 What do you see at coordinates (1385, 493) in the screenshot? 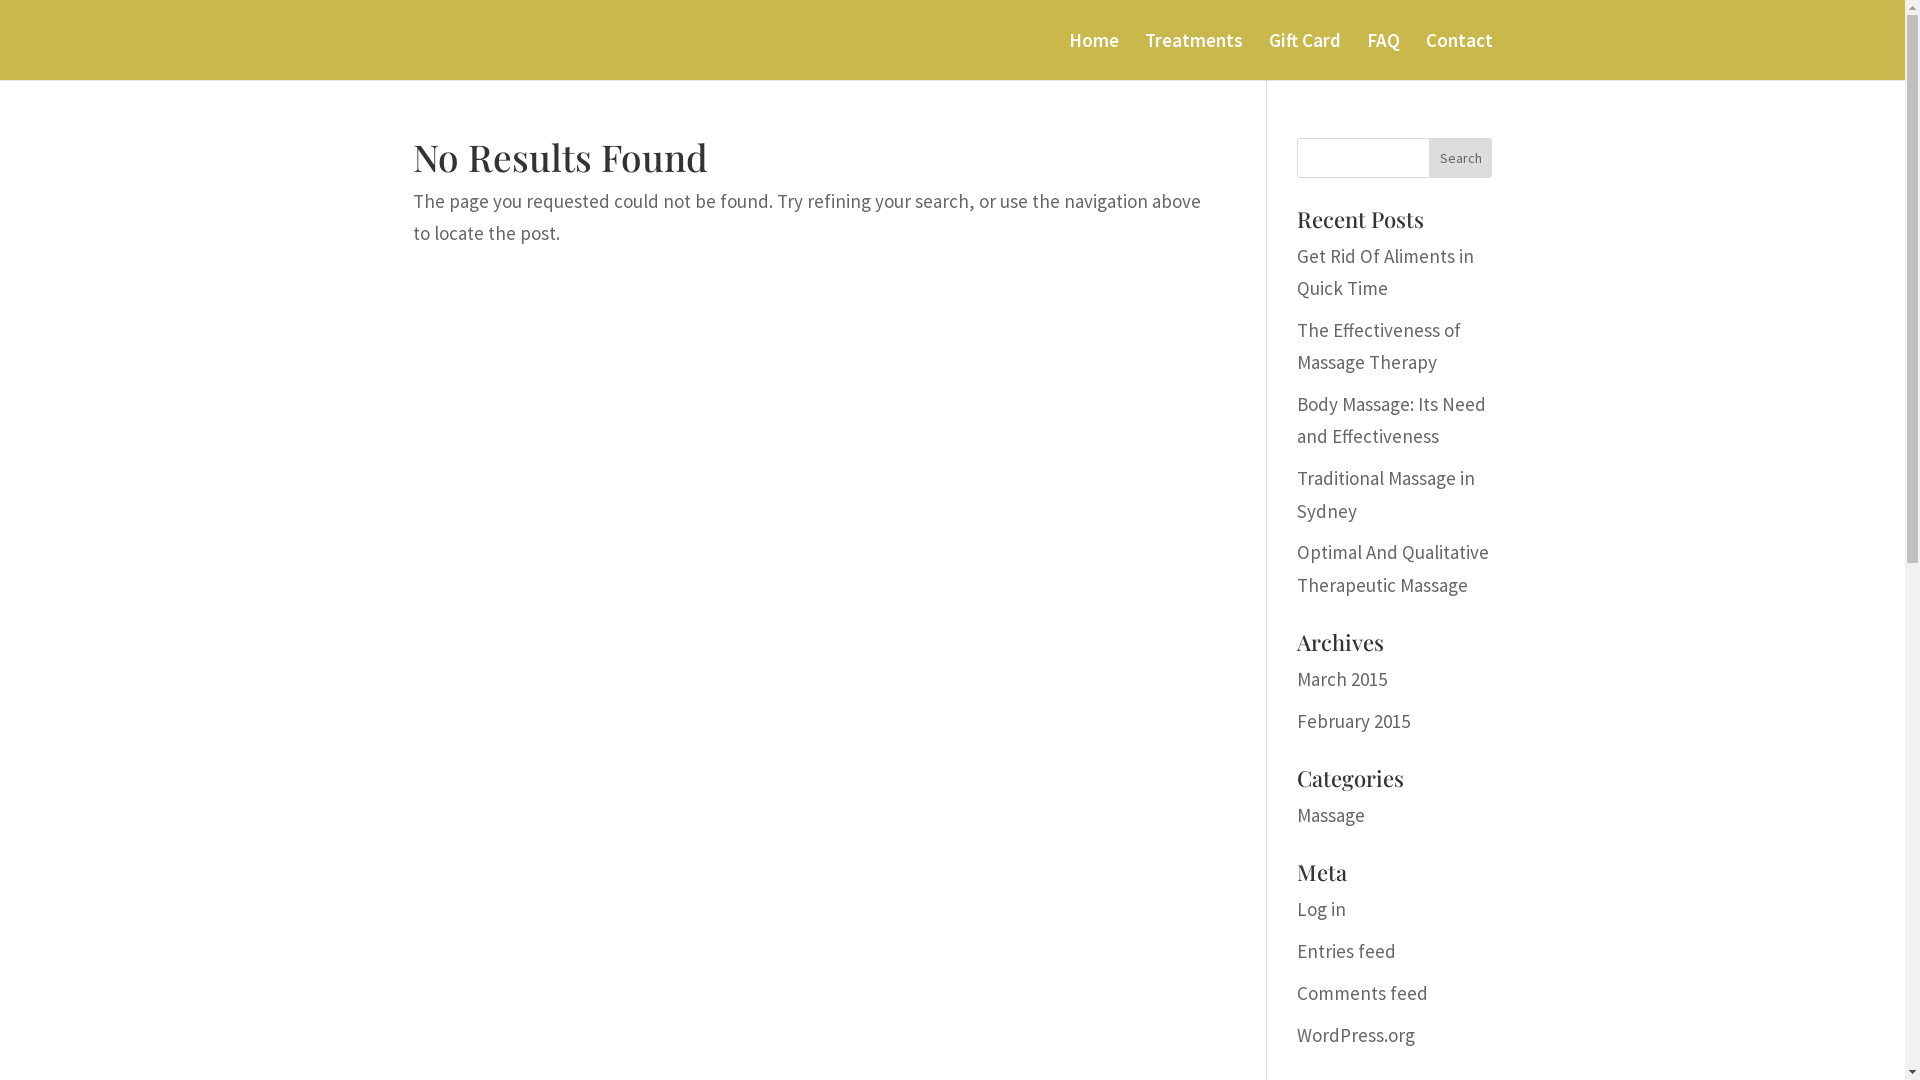
I see `'Traditional Massage in Sydney'` at bounding box center [1385, 493].